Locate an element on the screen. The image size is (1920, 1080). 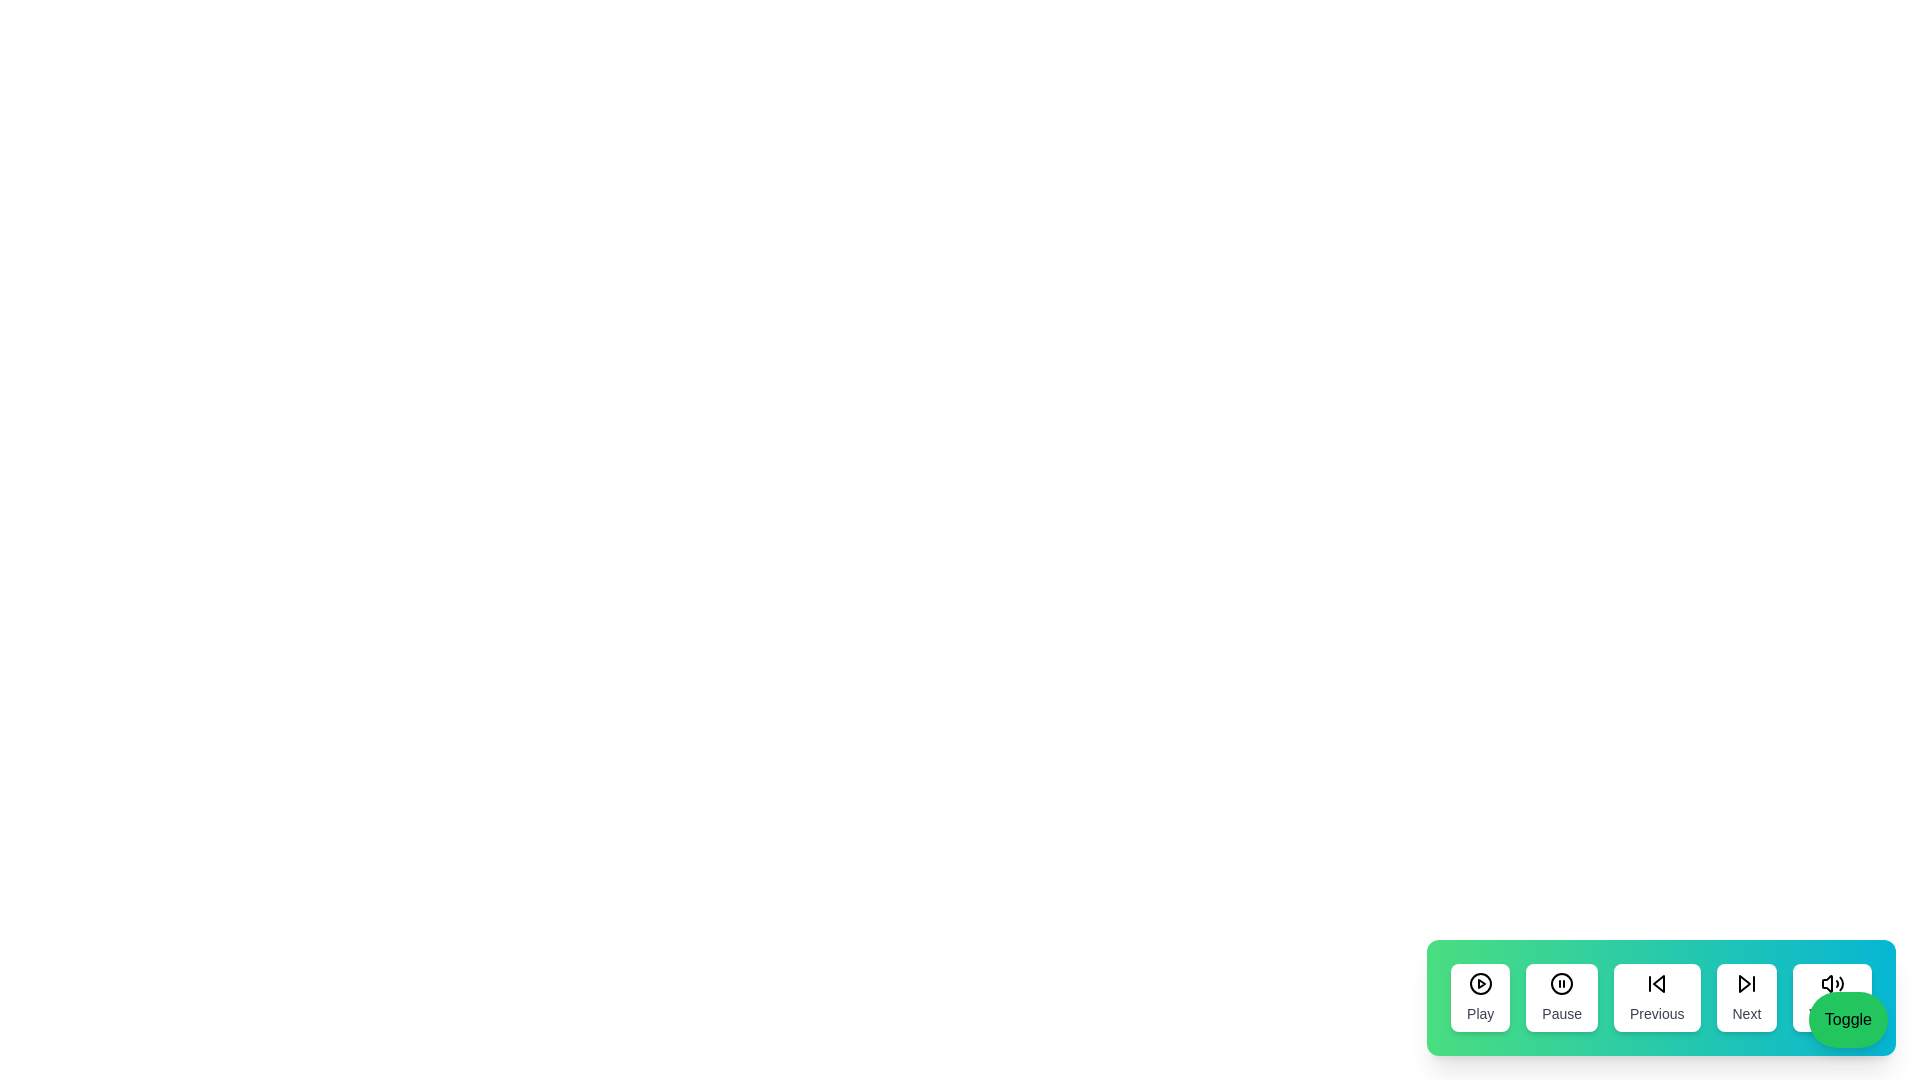
the 'Pause' button to halt playback is located at coordinates (1560, 998).